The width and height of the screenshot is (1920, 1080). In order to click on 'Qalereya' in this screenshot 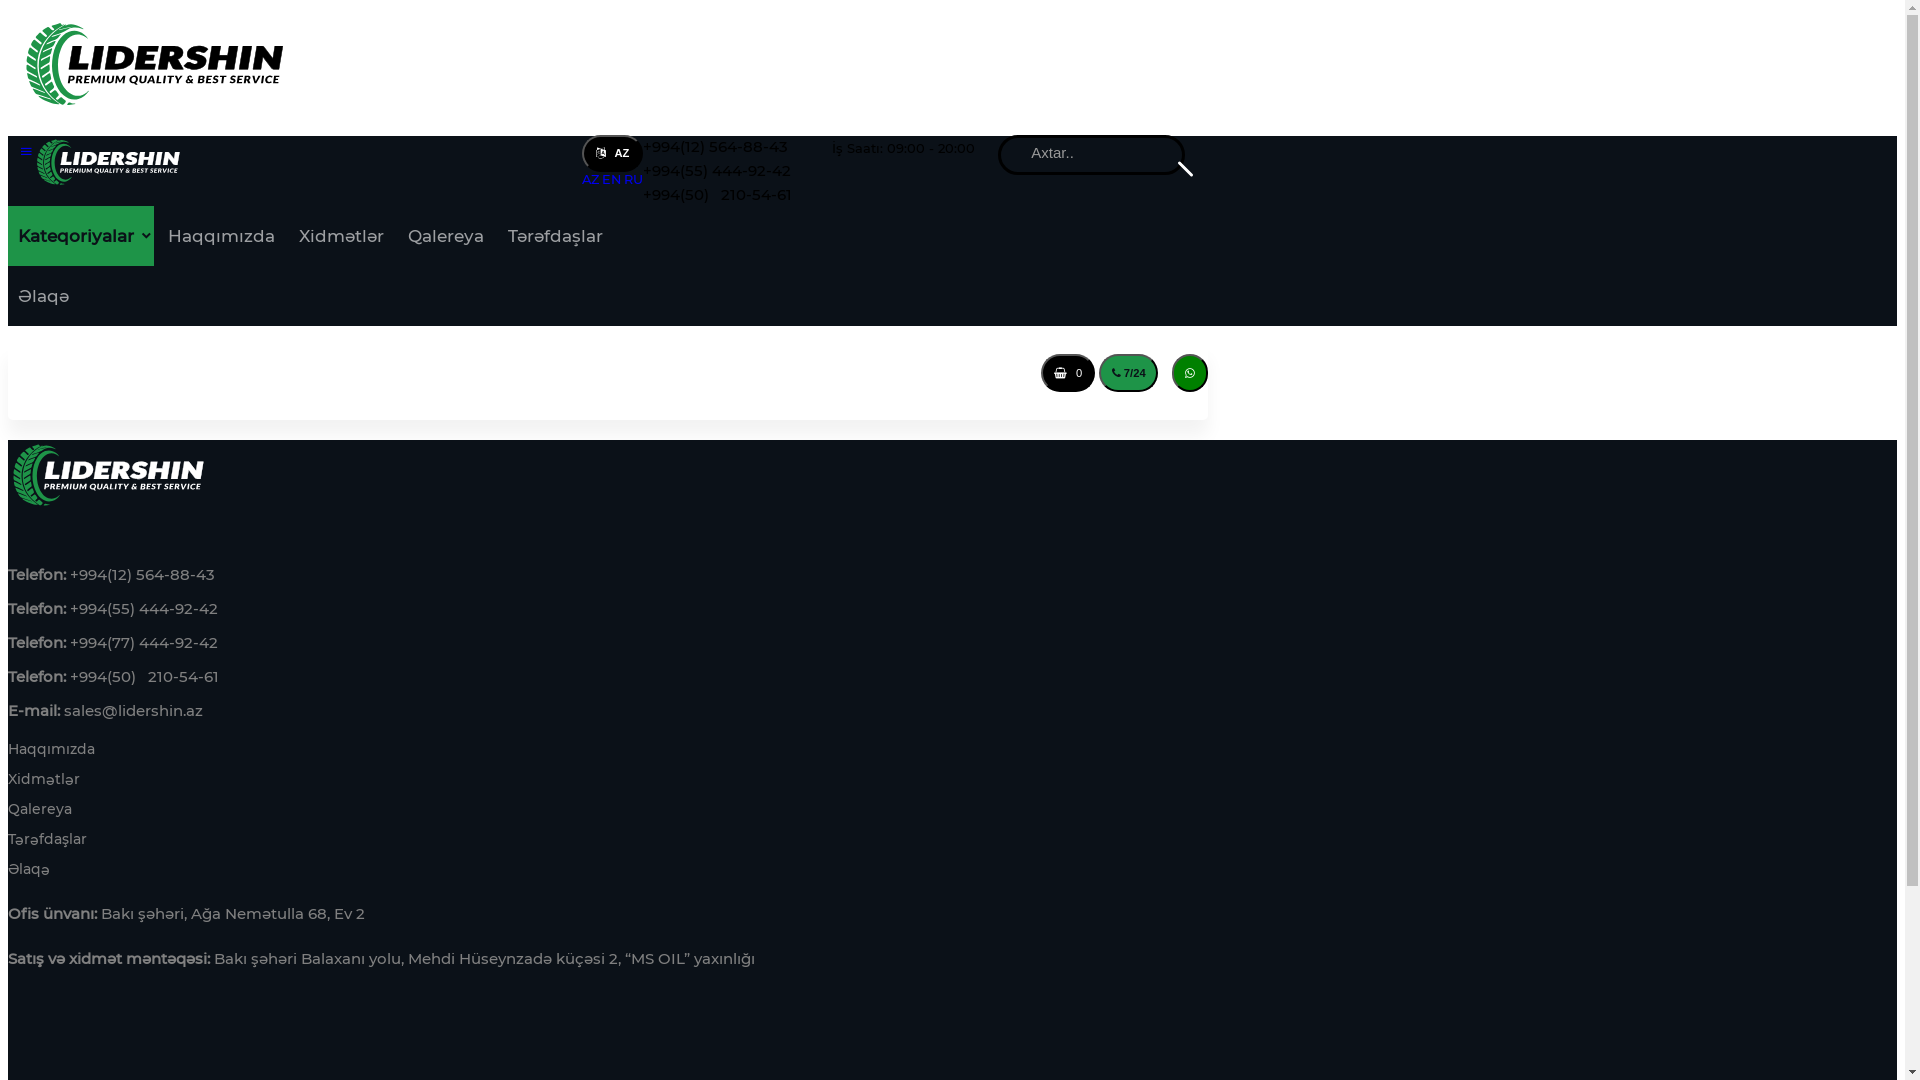, I will do `click(39, 808)`.